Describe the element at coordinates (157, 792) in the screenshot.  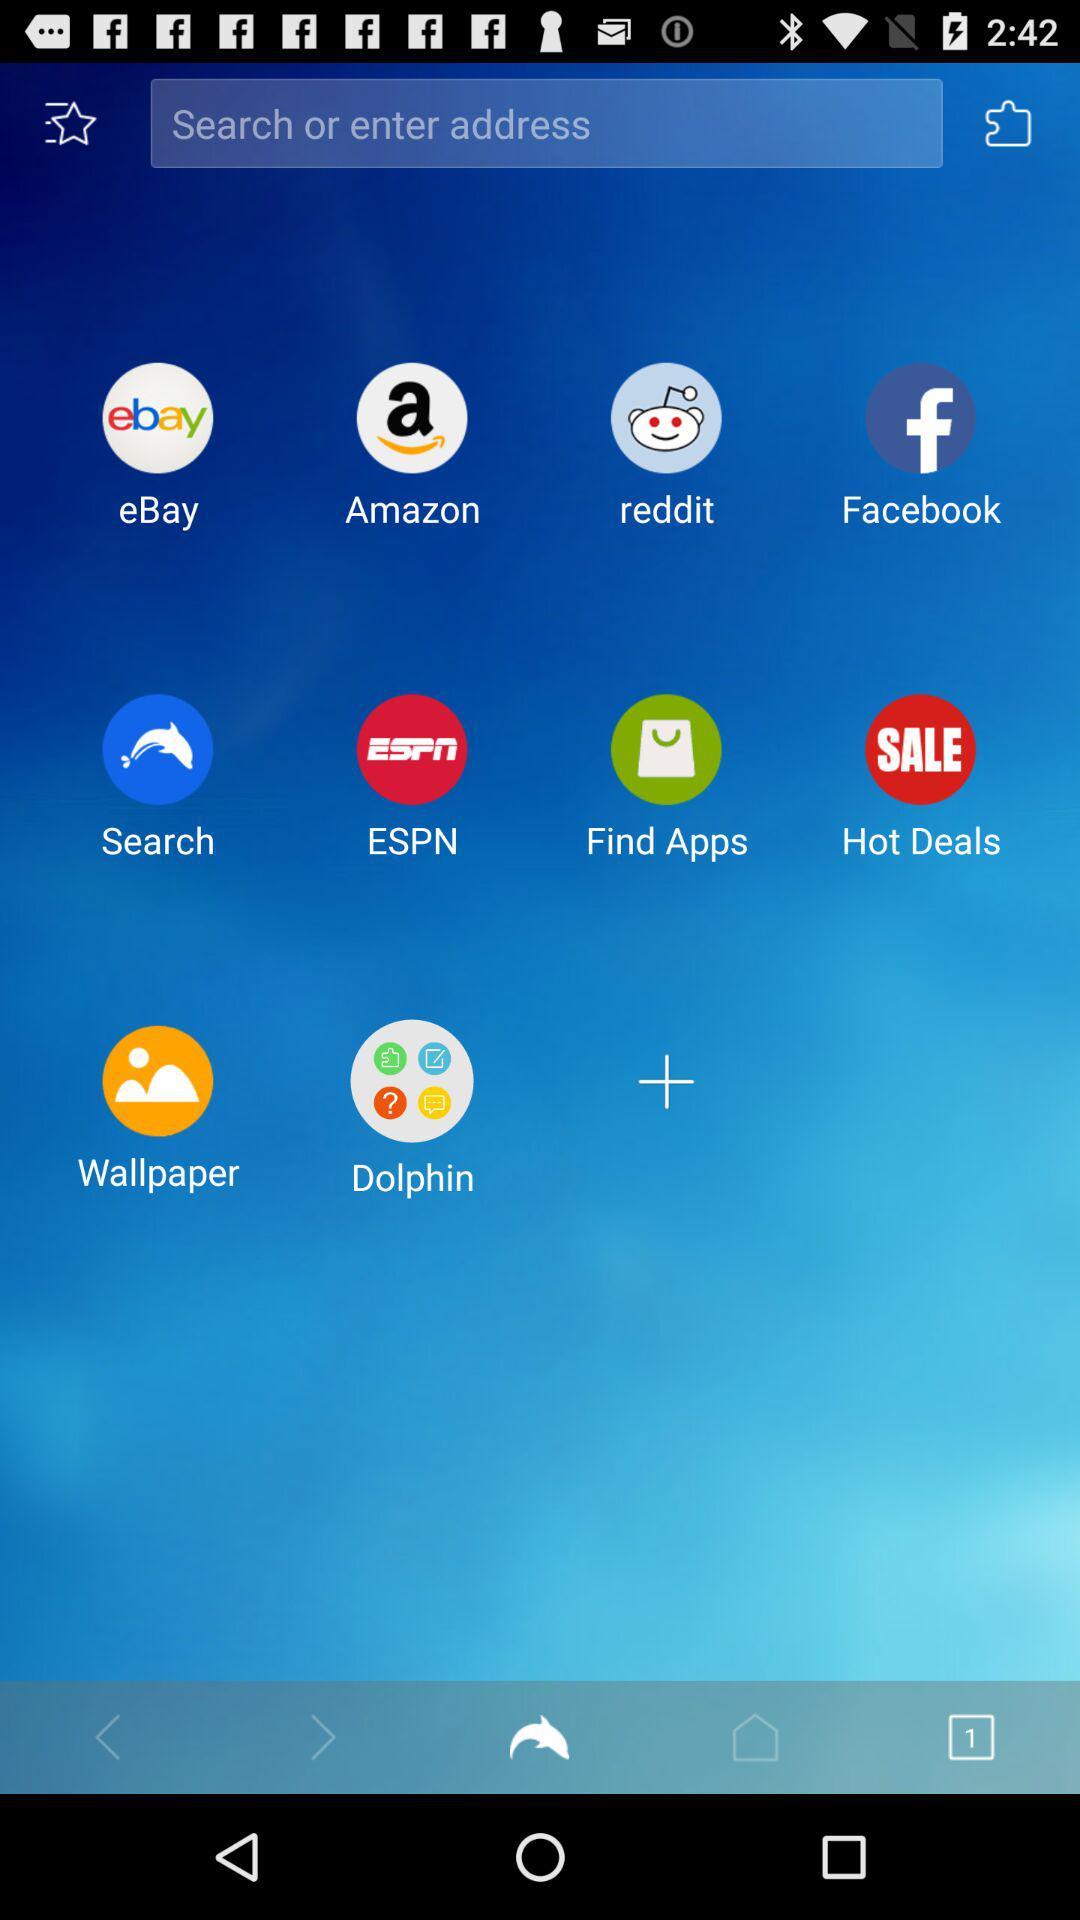
I see `the search` at that location.